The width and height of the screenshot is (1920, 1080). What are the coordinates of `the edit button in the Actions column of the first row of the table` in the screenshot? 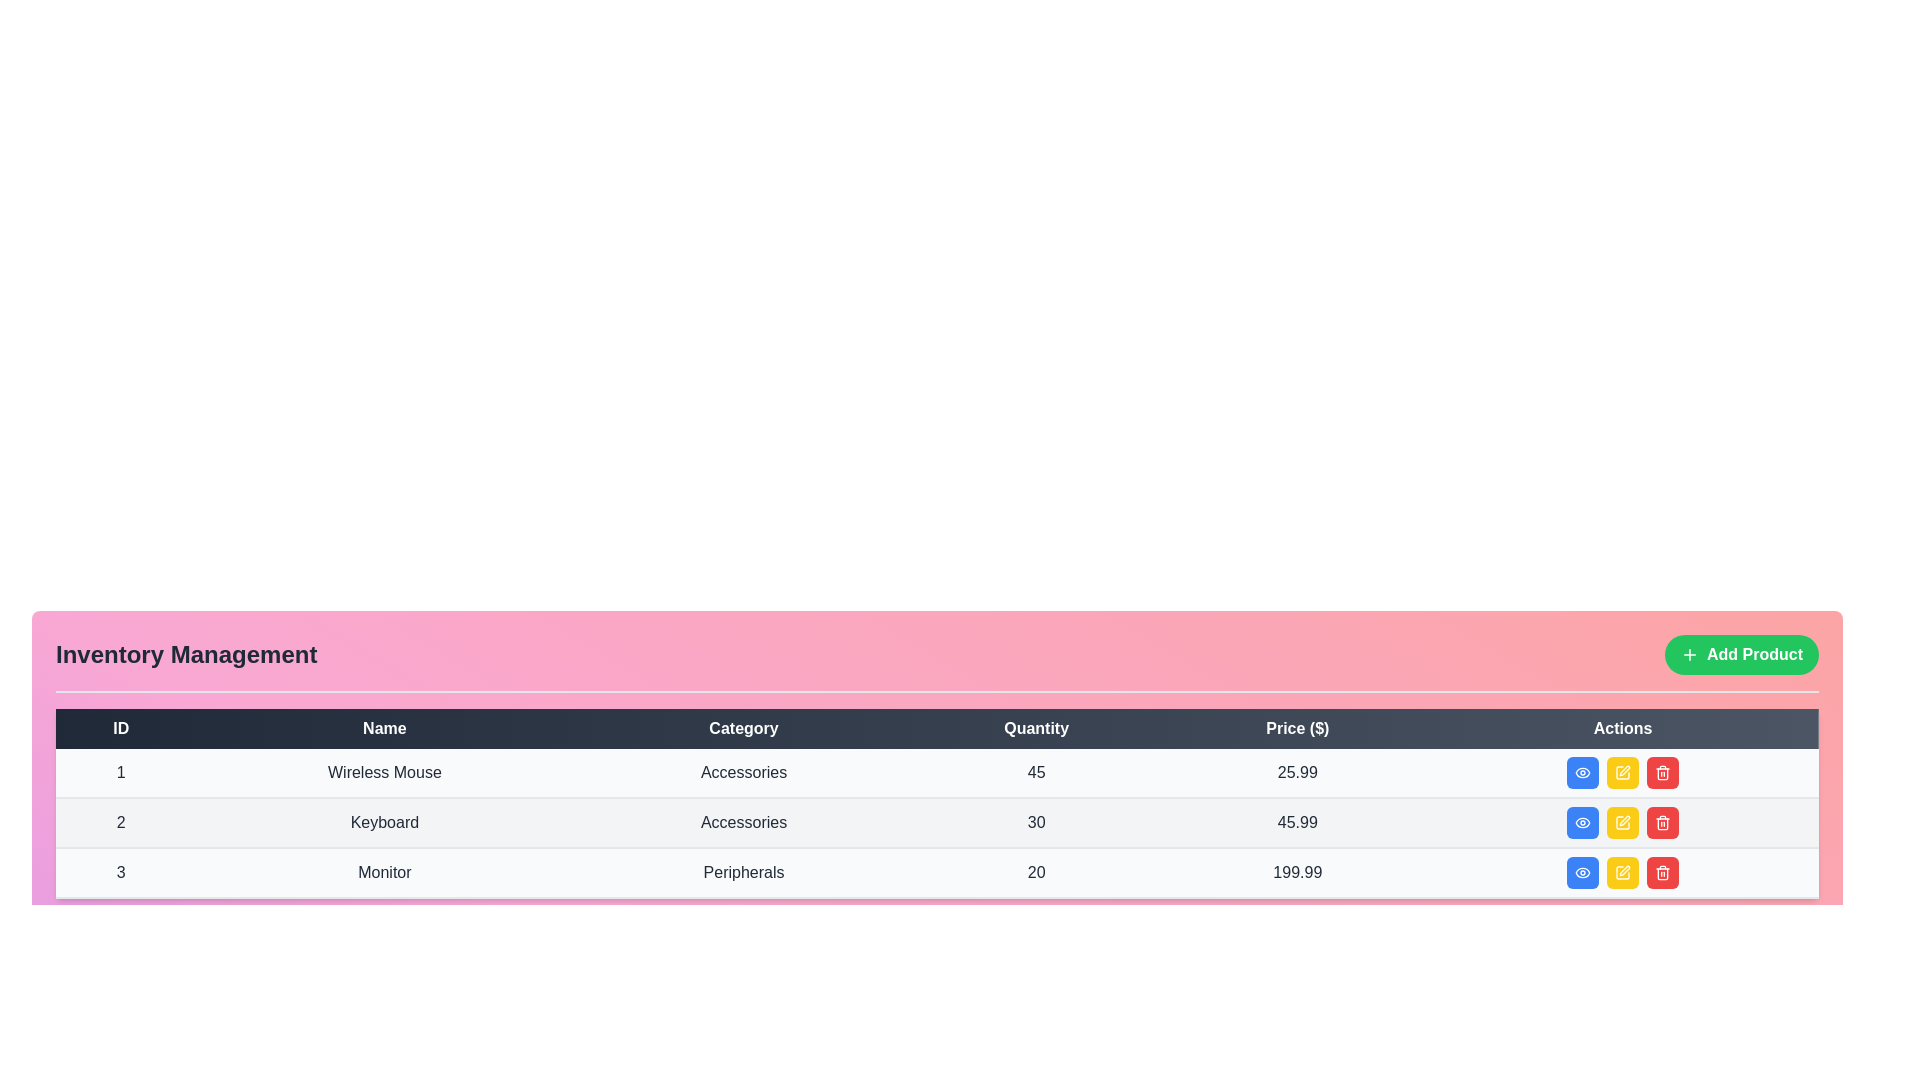 It's located at (1623, 771).